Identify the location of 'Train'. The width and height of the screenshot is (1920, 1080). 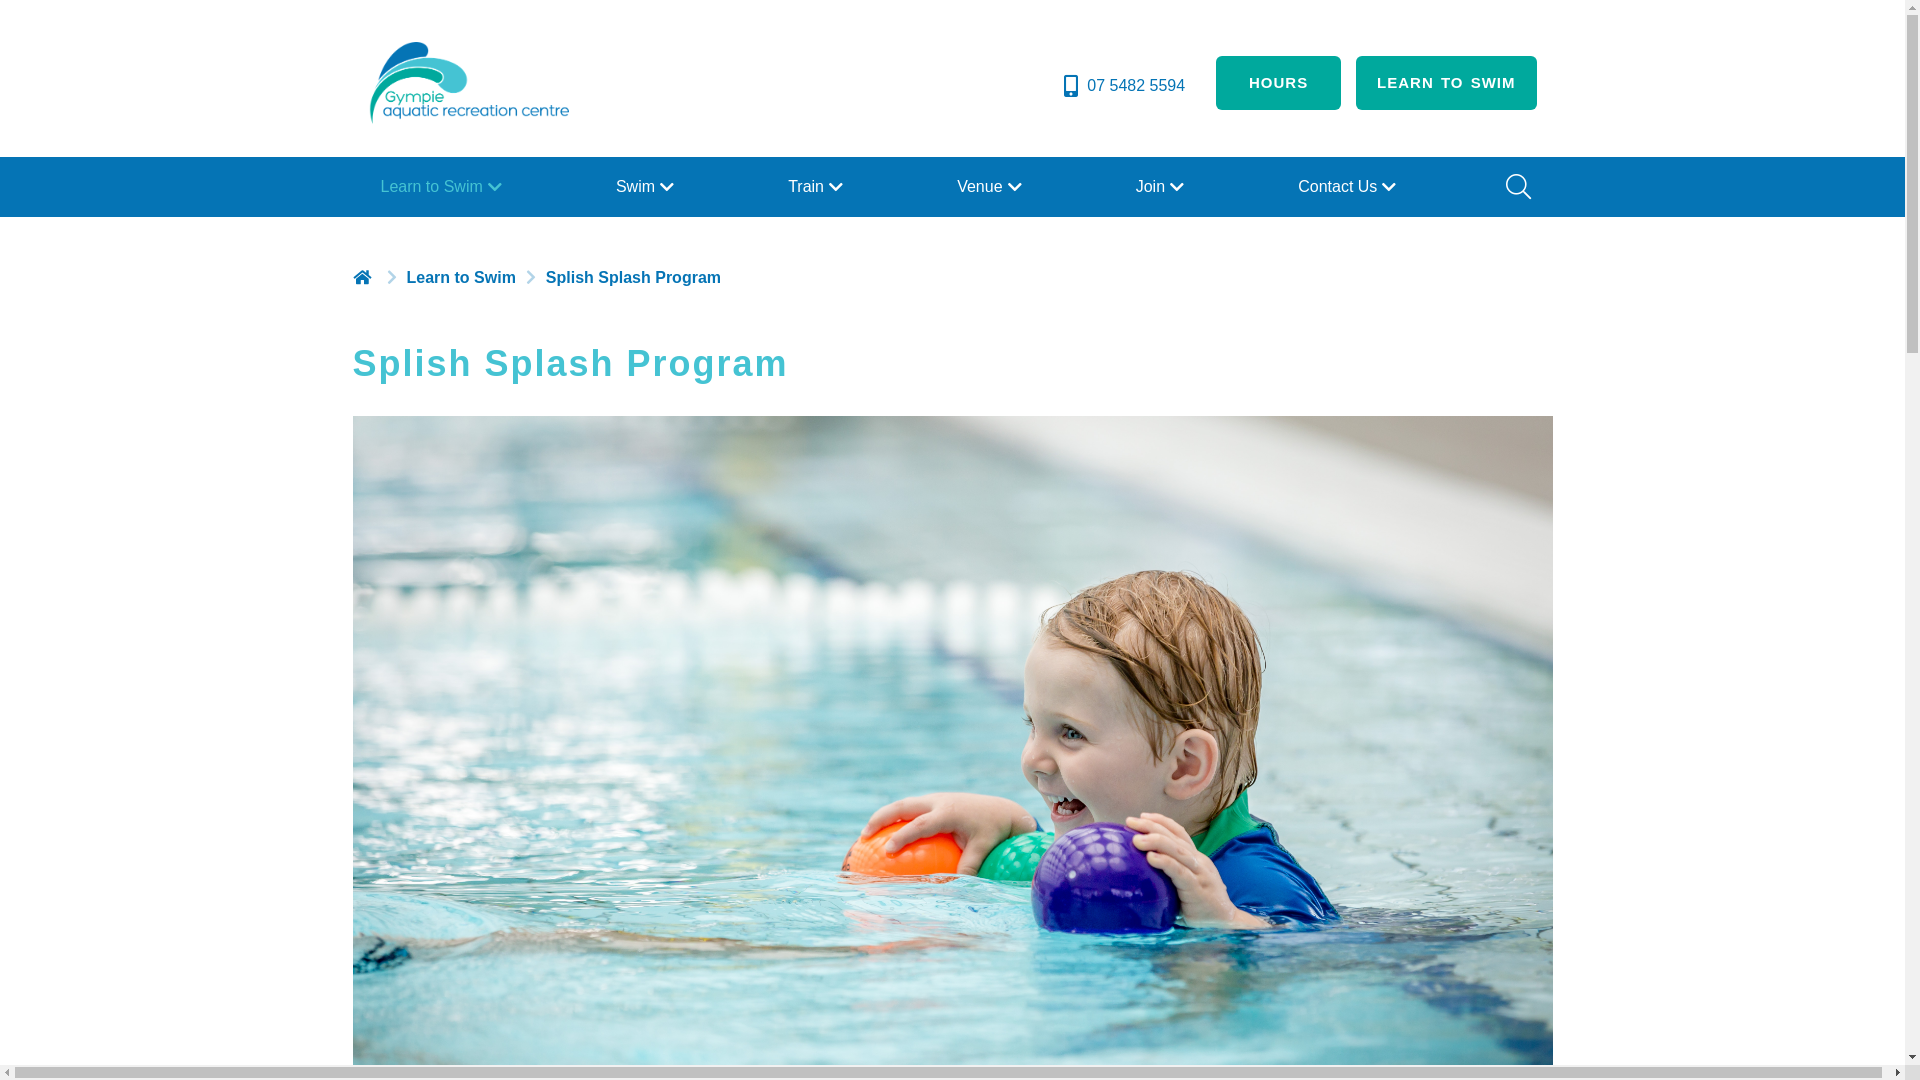
(817, 186).